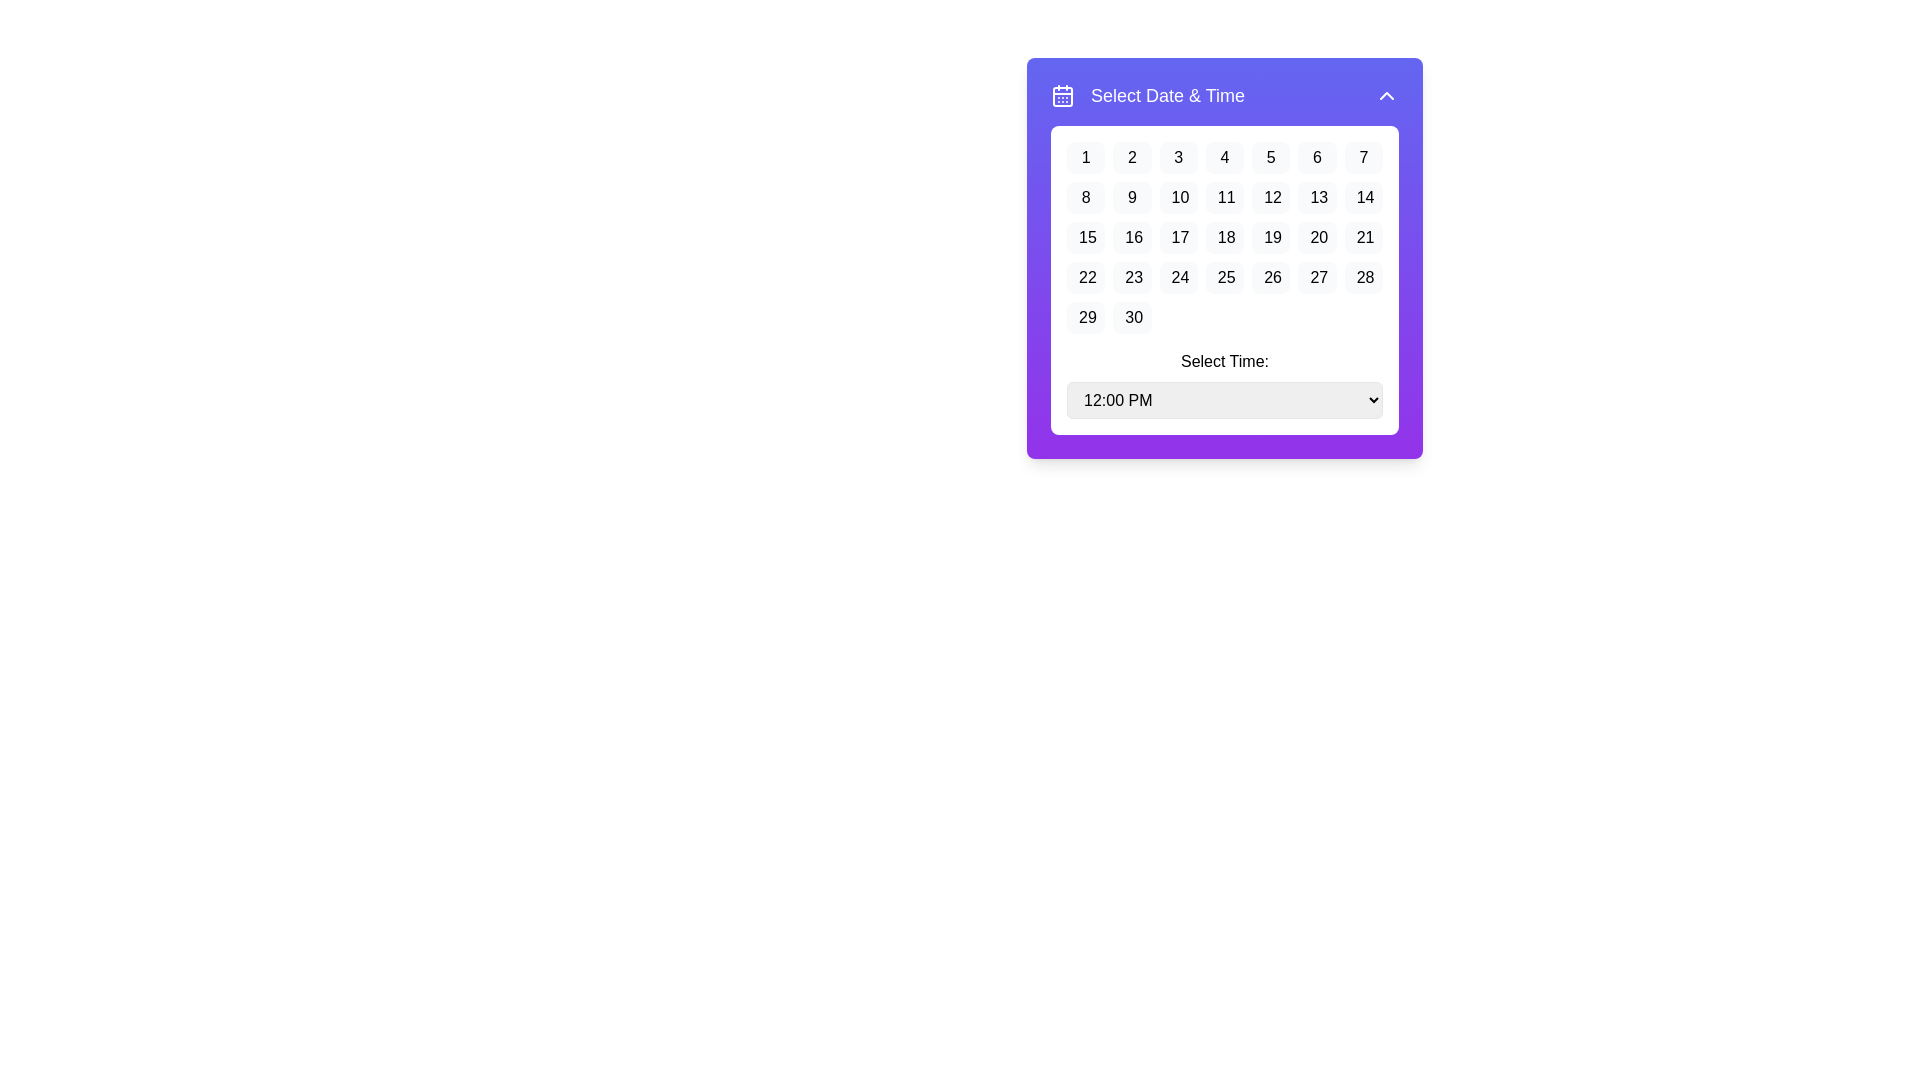 The image size is (1920, 1080). Describe the element at coordinates (1178, 157) in the screenshot. I see `the button displaying the number '3' in the calendar grid of the date-picker component` at that location.